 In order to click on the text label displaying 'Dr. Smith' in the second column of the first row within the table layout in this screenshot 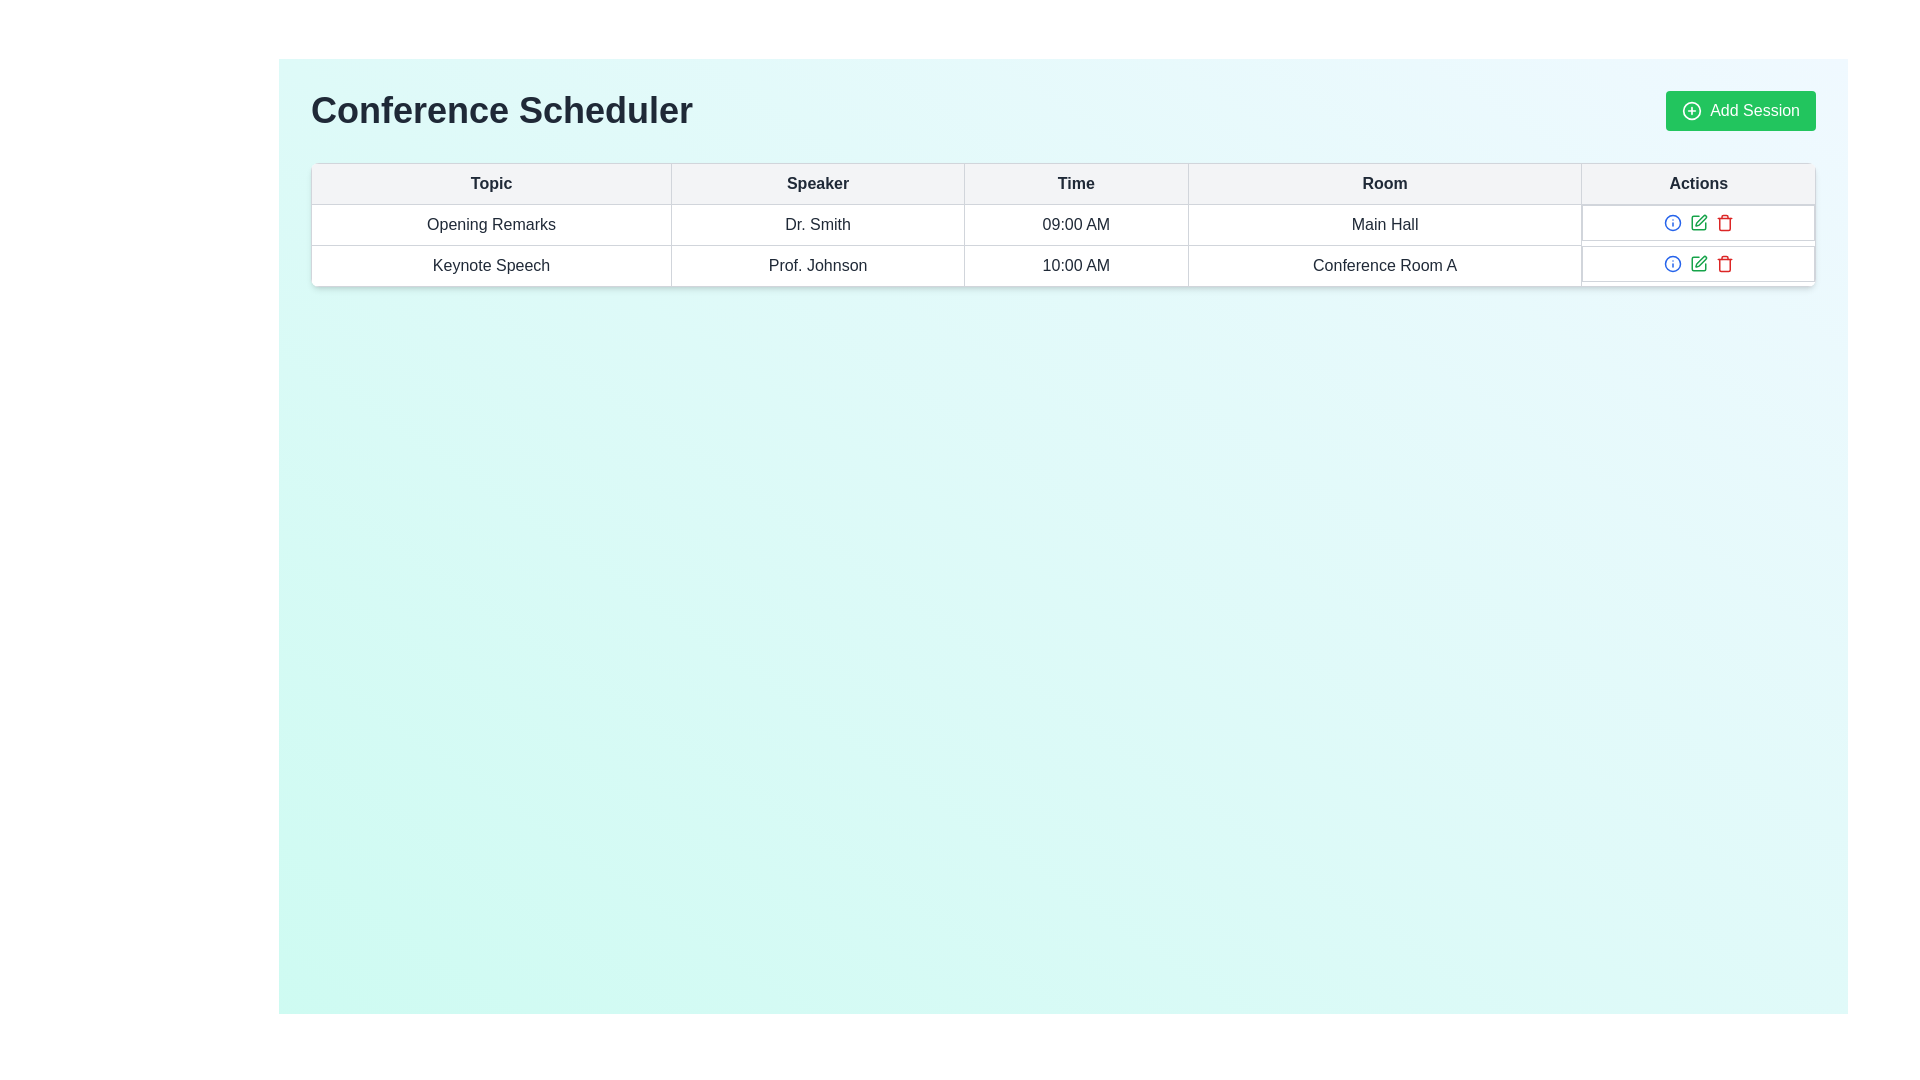, I will do `click(818, 224)`.